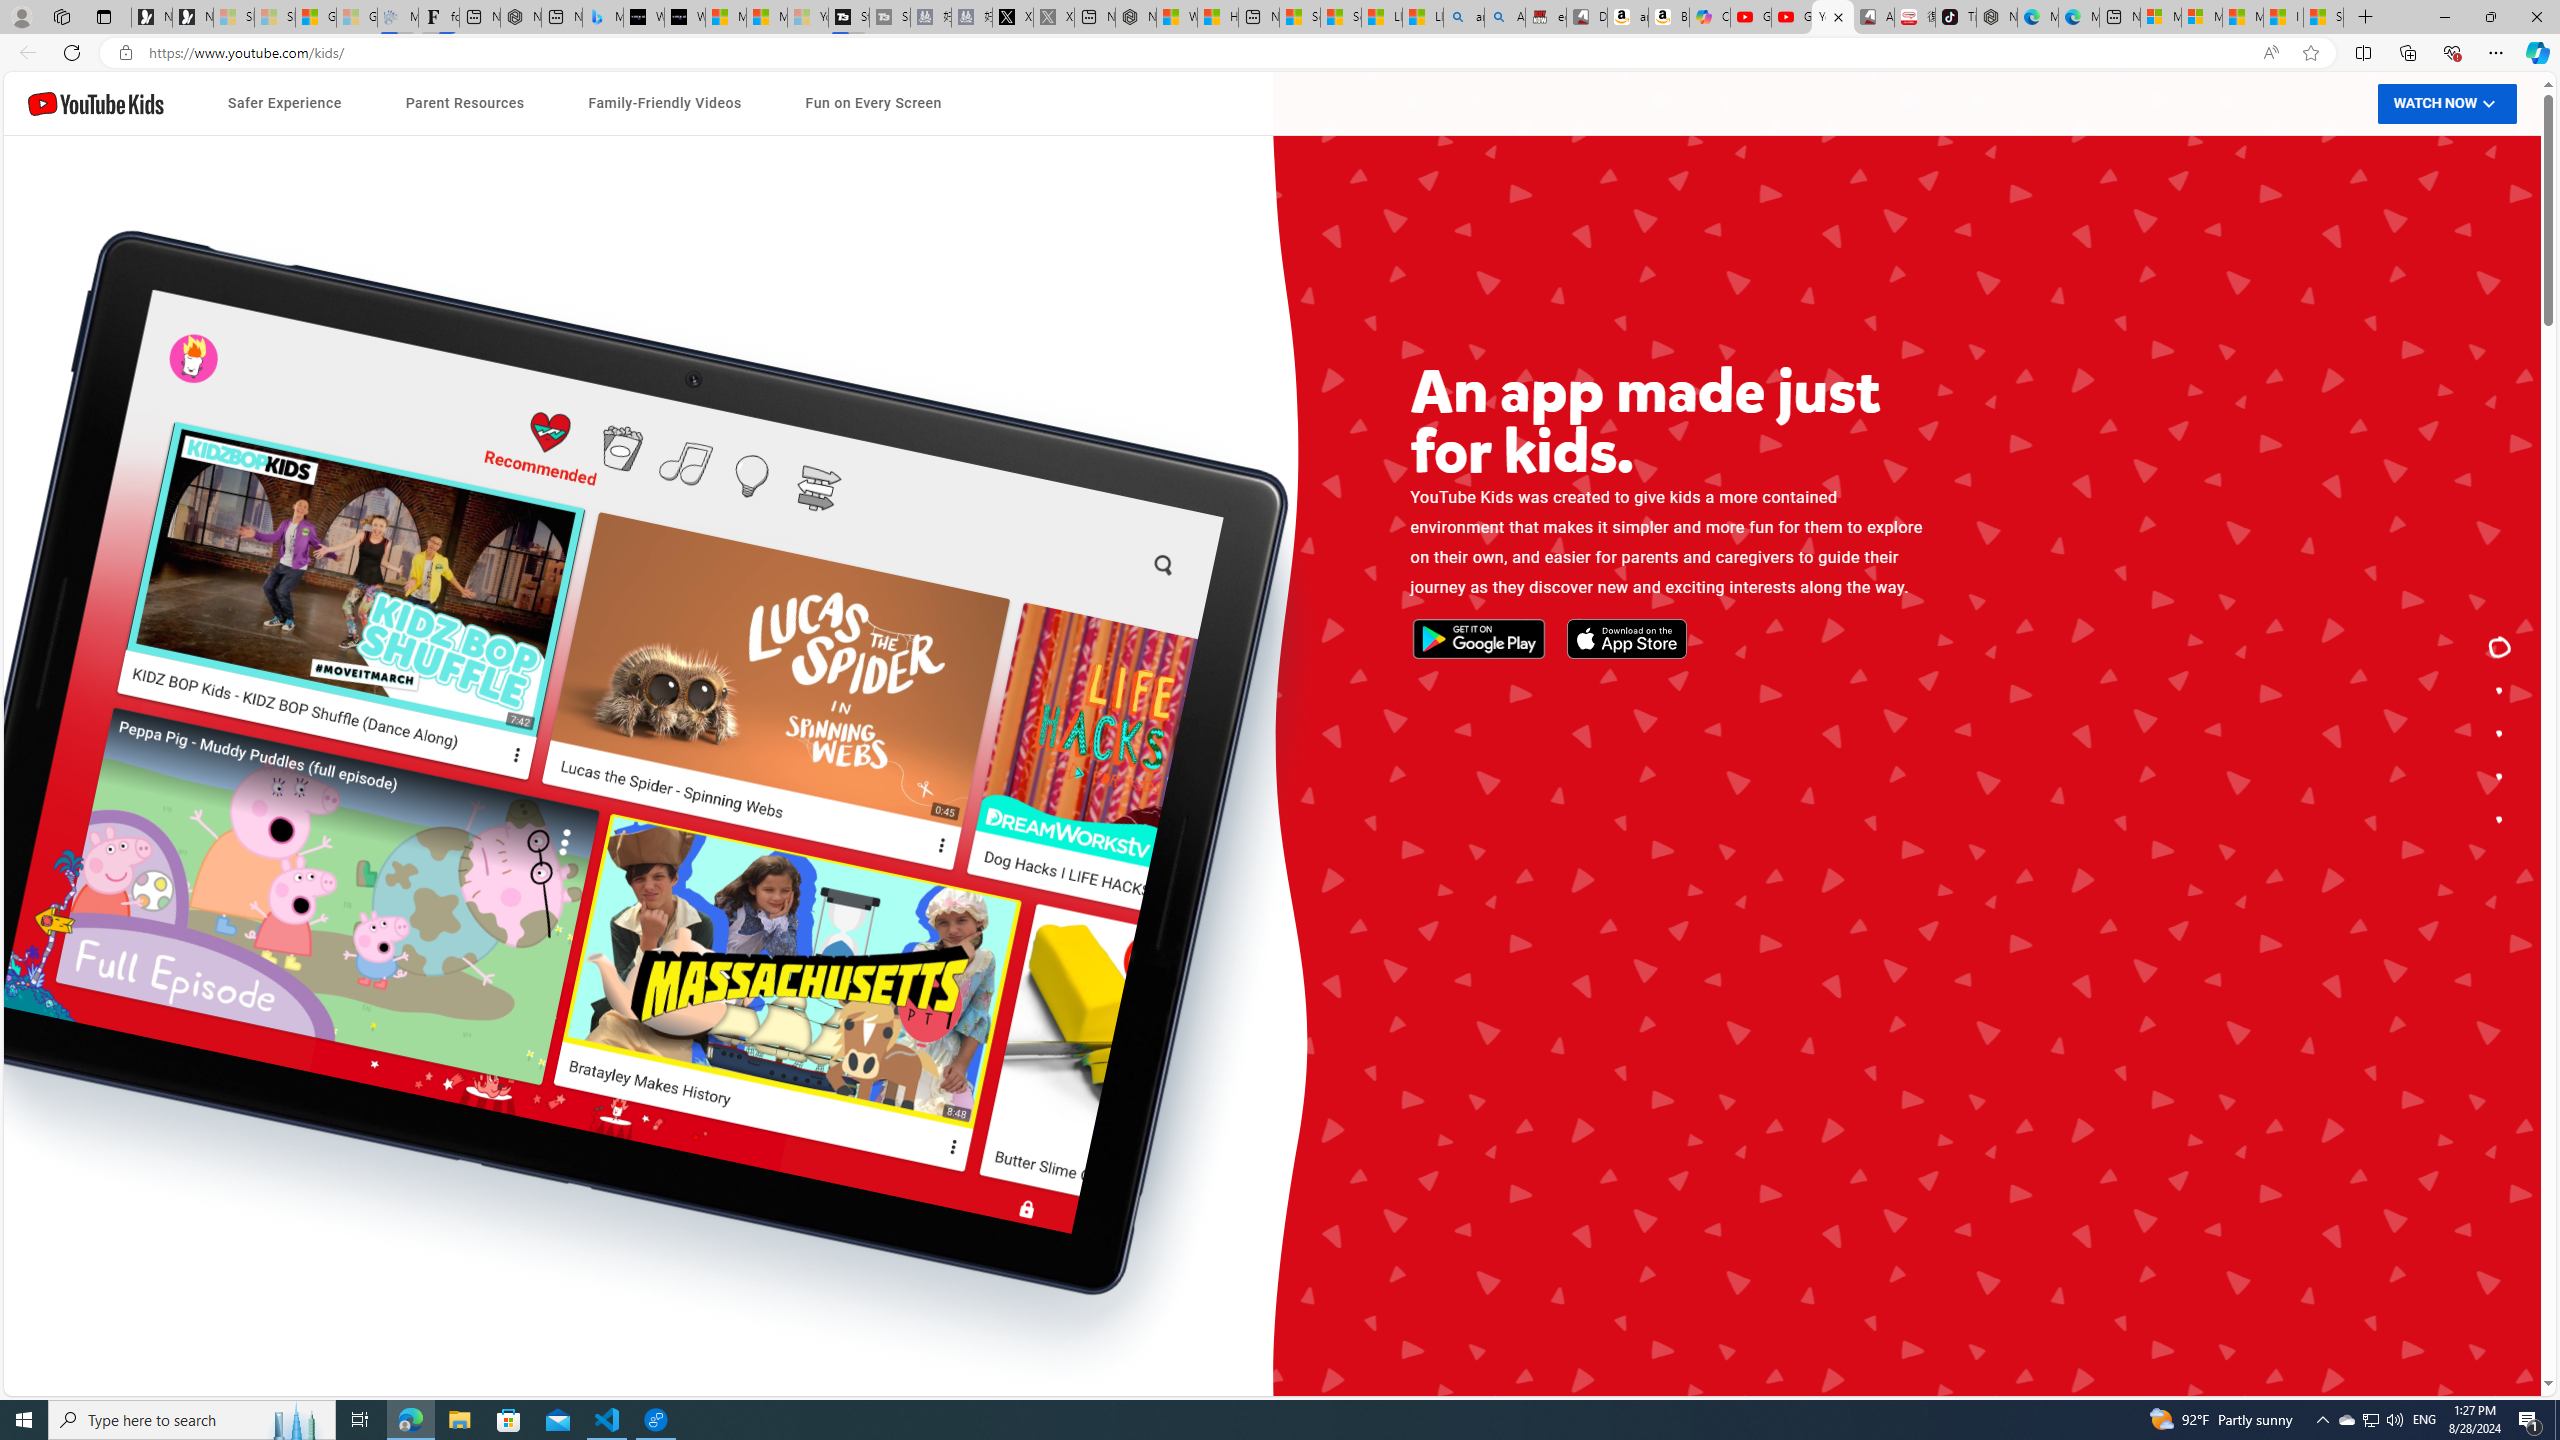 The width and height of the screenshot is (2560, 1440). What do you see at coordinates (95, 103) in the screenshot?
I see `'YouTube Kids'` at bounding box center [95, 103].